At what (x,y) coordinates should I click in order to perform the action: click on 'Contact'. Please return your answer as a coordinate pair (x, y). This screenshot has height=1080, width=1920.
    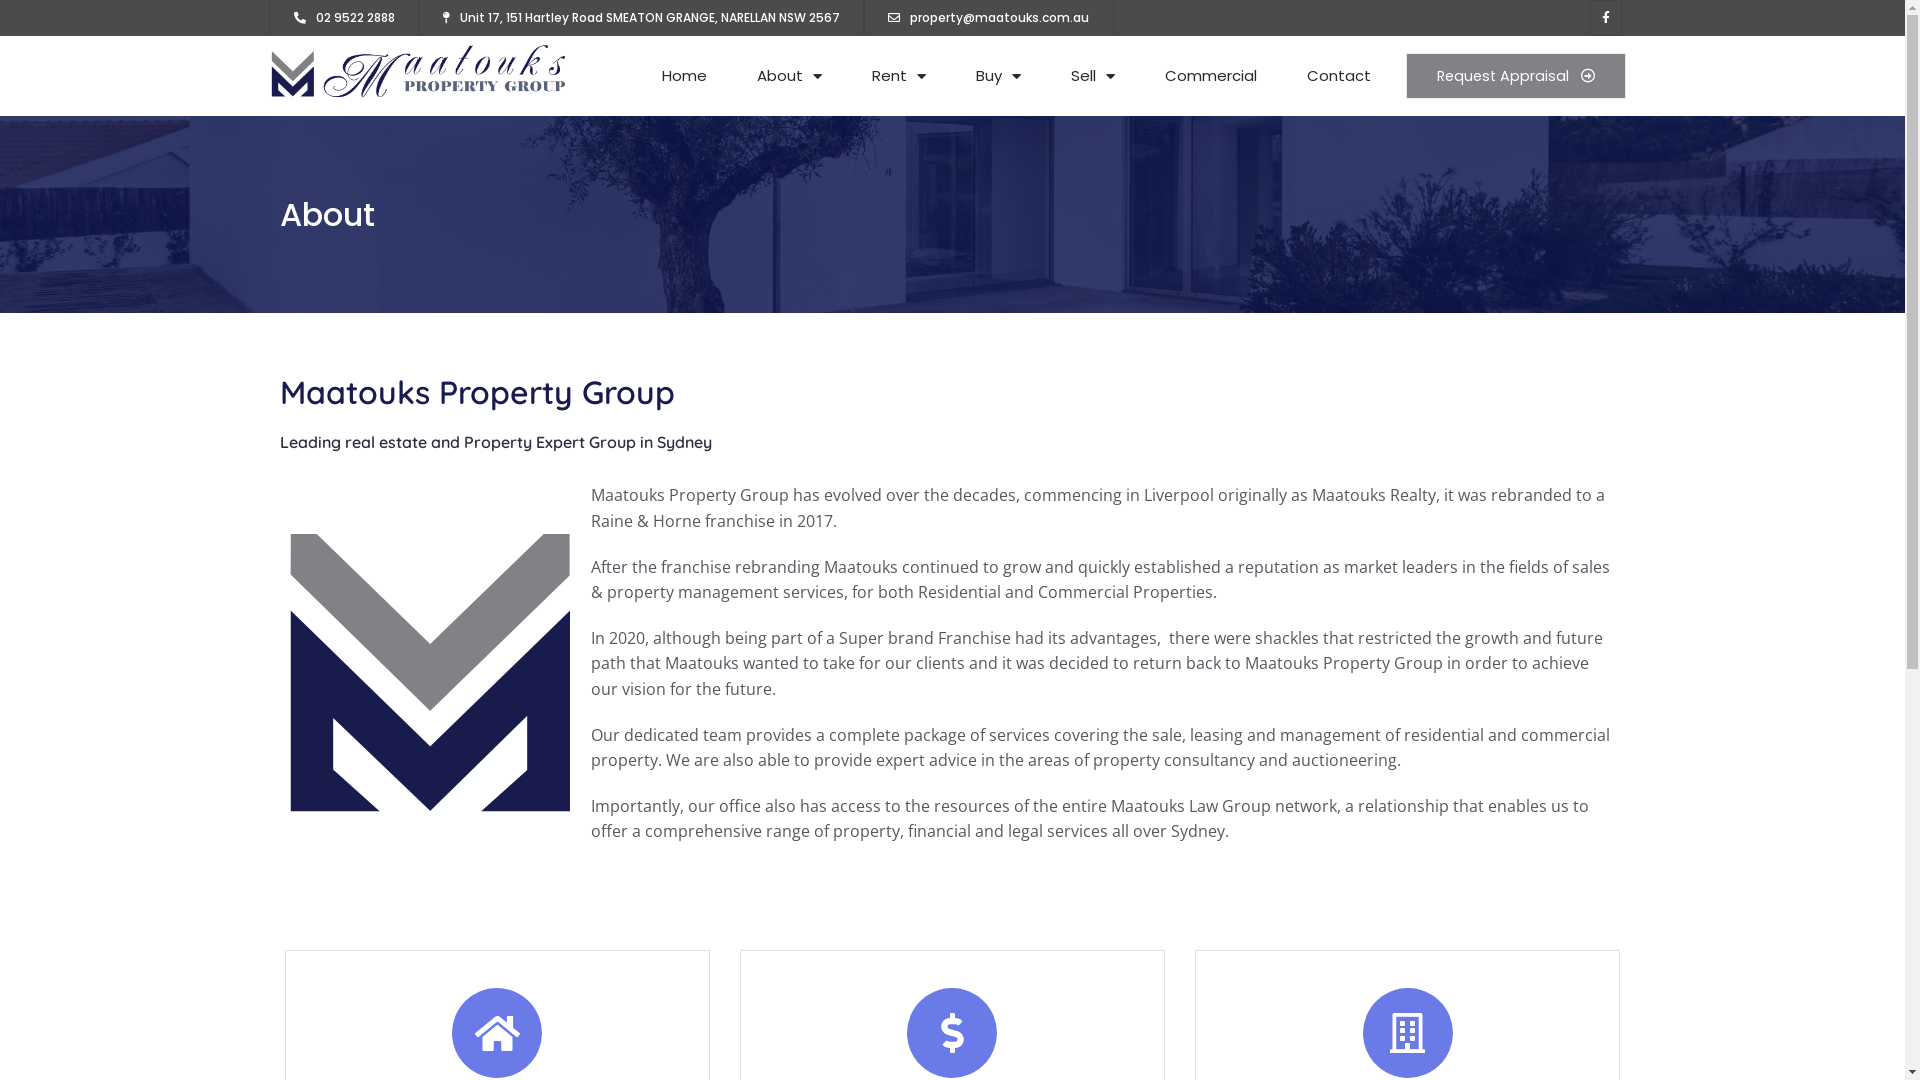
    Looking at the image, I should click on (1339, 75).